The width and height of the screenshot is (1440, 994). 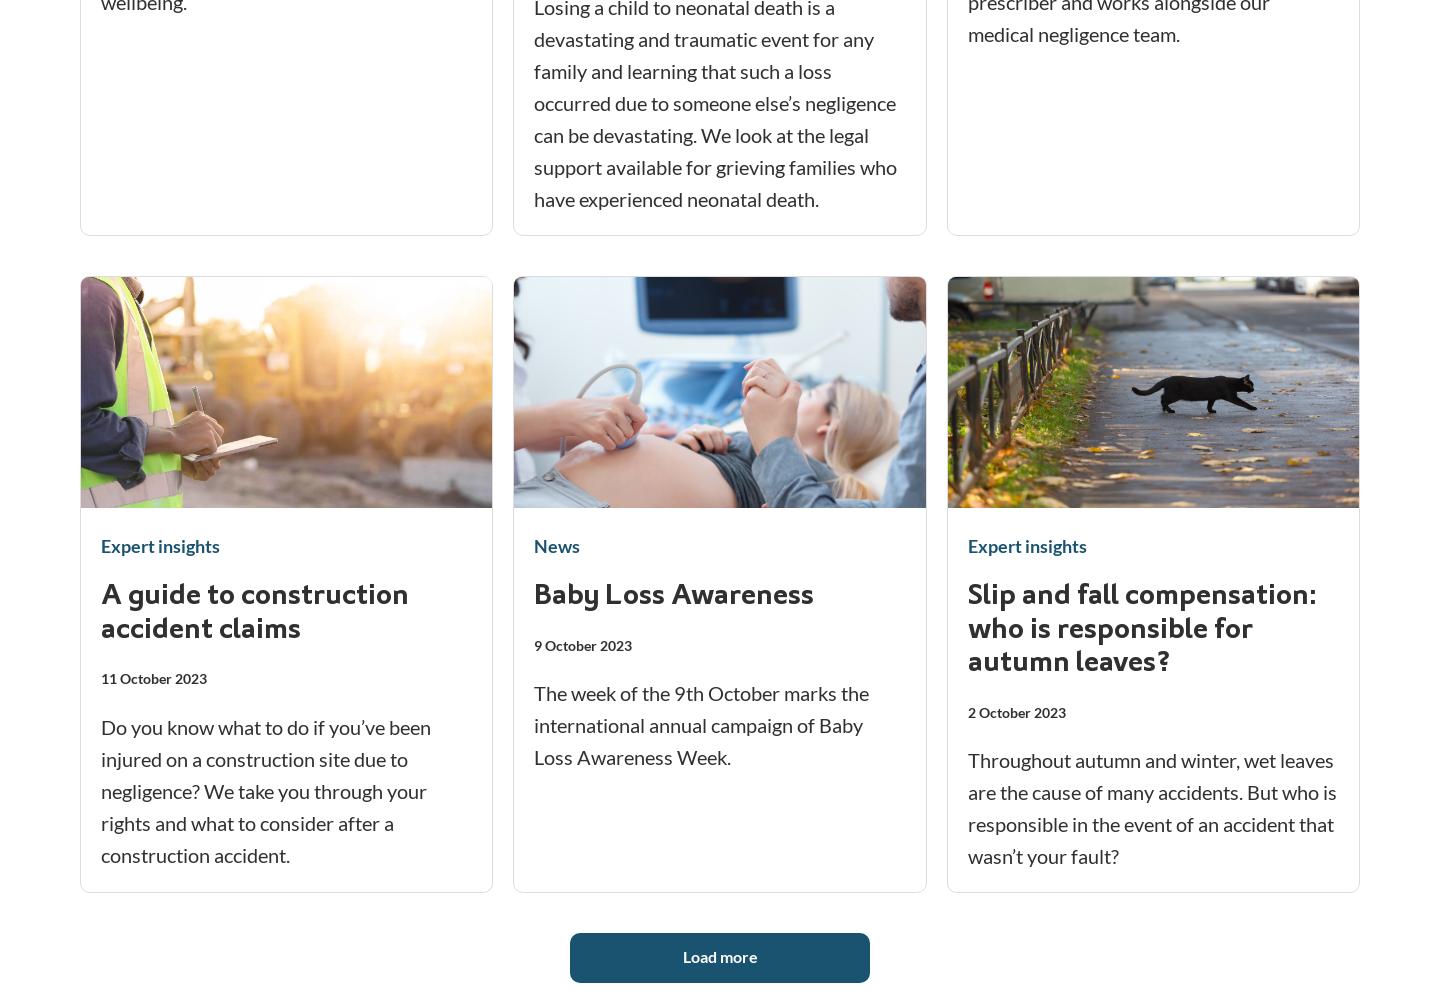 I want to click on '11 October 2023', so click(x=152, y=677).